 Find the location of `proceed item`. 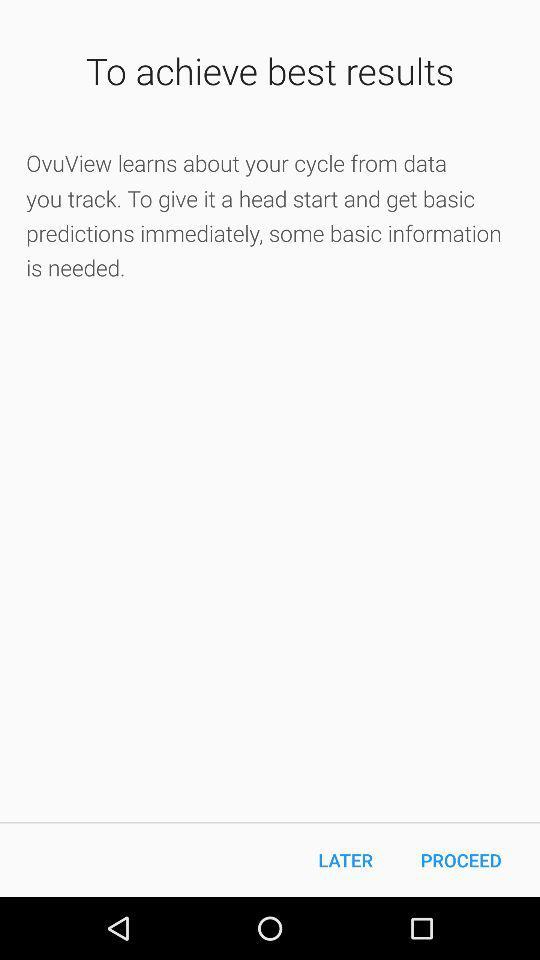

proceed item is located at coordinates (461, 859).